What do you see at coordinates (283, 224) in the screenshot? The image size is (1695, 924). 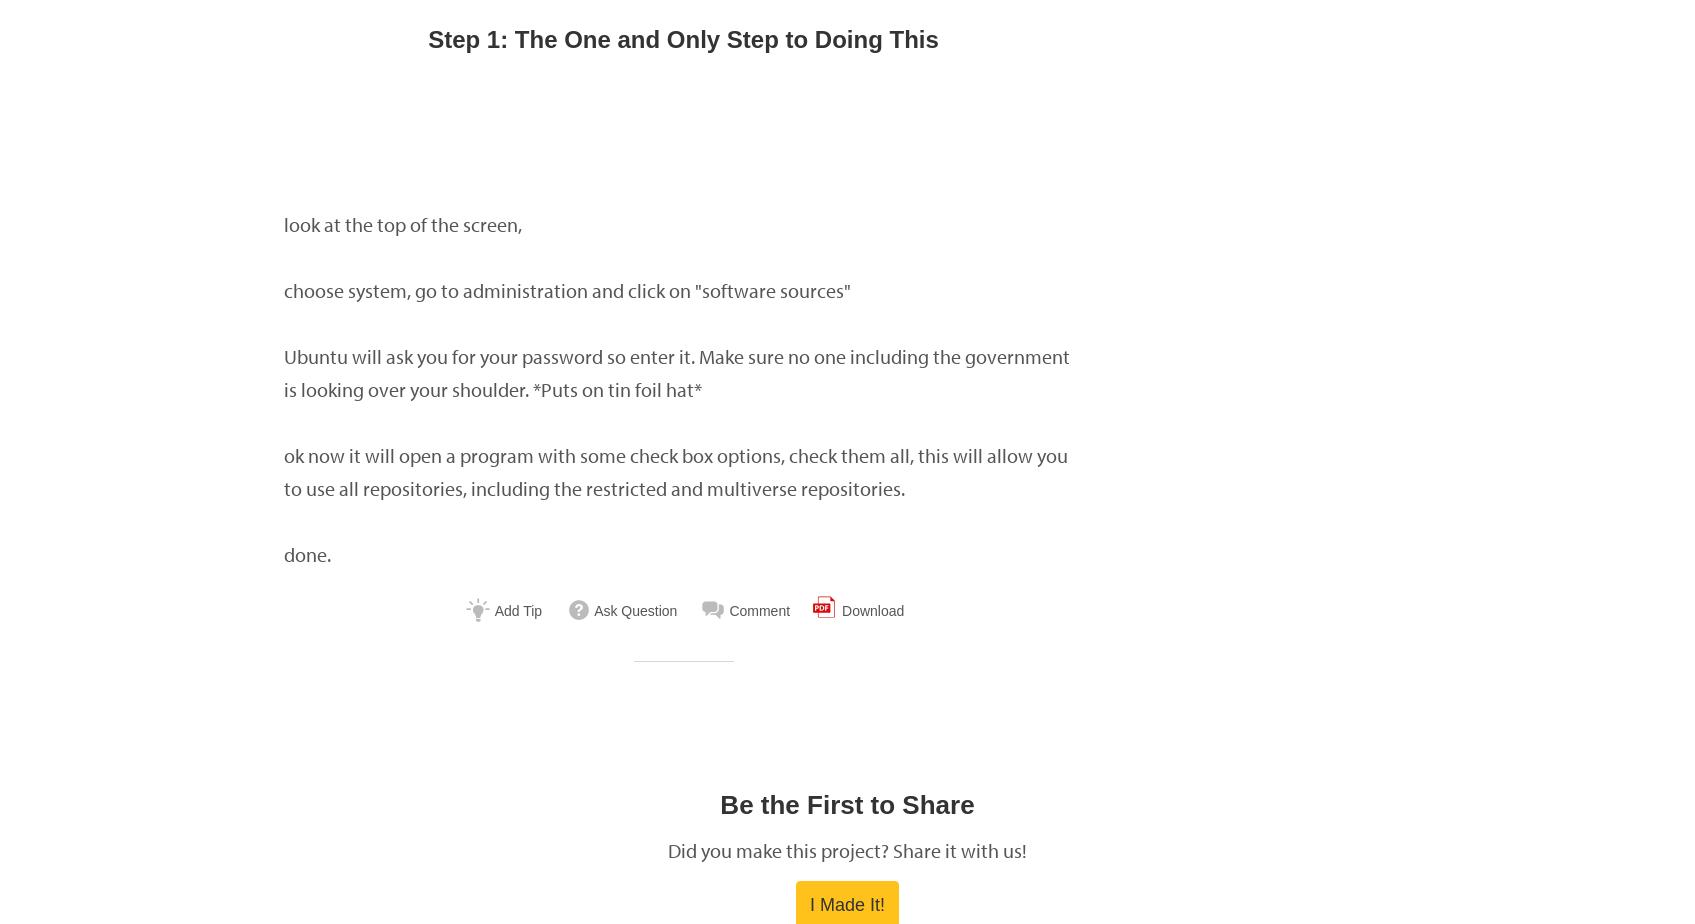 I see `'look at the top of the screen,'` at bounding box center [283, 224].